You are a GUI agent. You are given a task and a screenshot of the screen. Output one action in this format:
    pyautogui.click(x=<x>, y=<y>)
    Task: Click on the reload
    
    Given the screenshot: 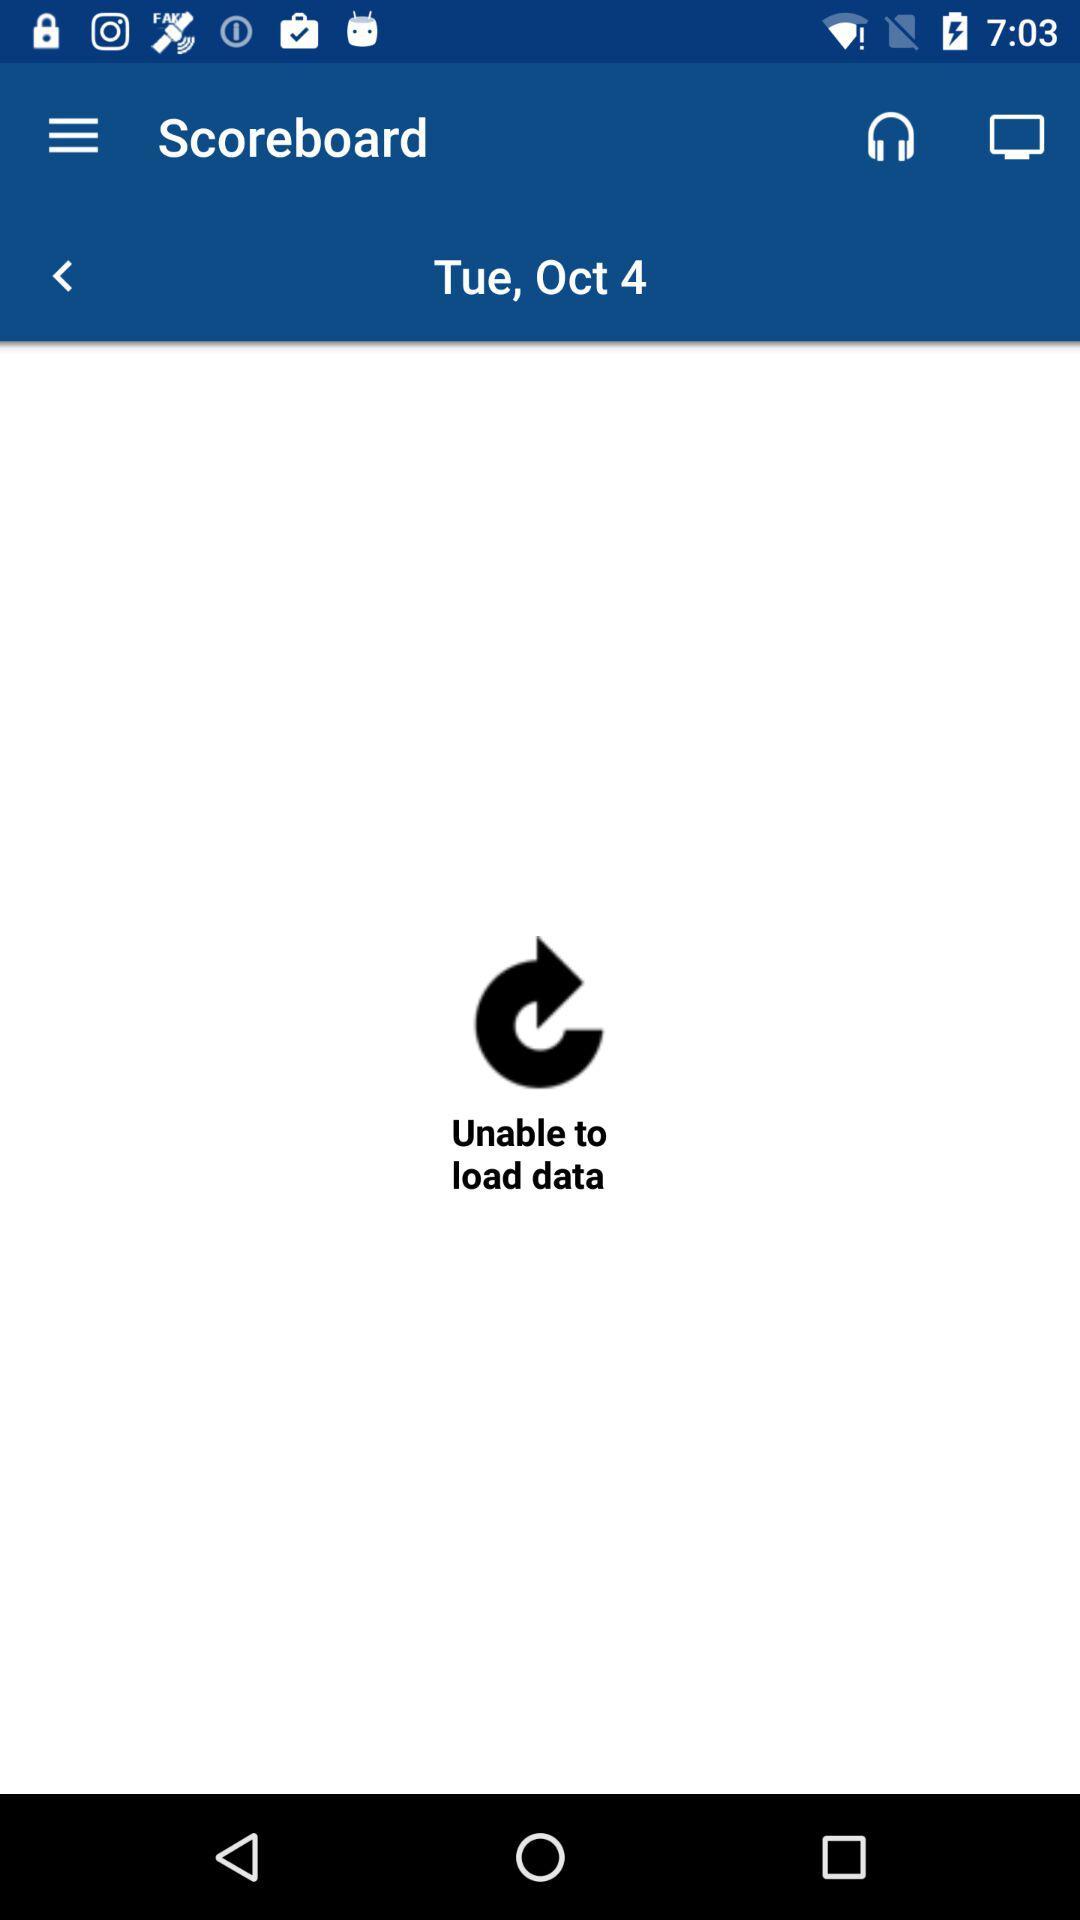 What is the action you would take?
    pyautogui.click(x=538, y=1021)
    